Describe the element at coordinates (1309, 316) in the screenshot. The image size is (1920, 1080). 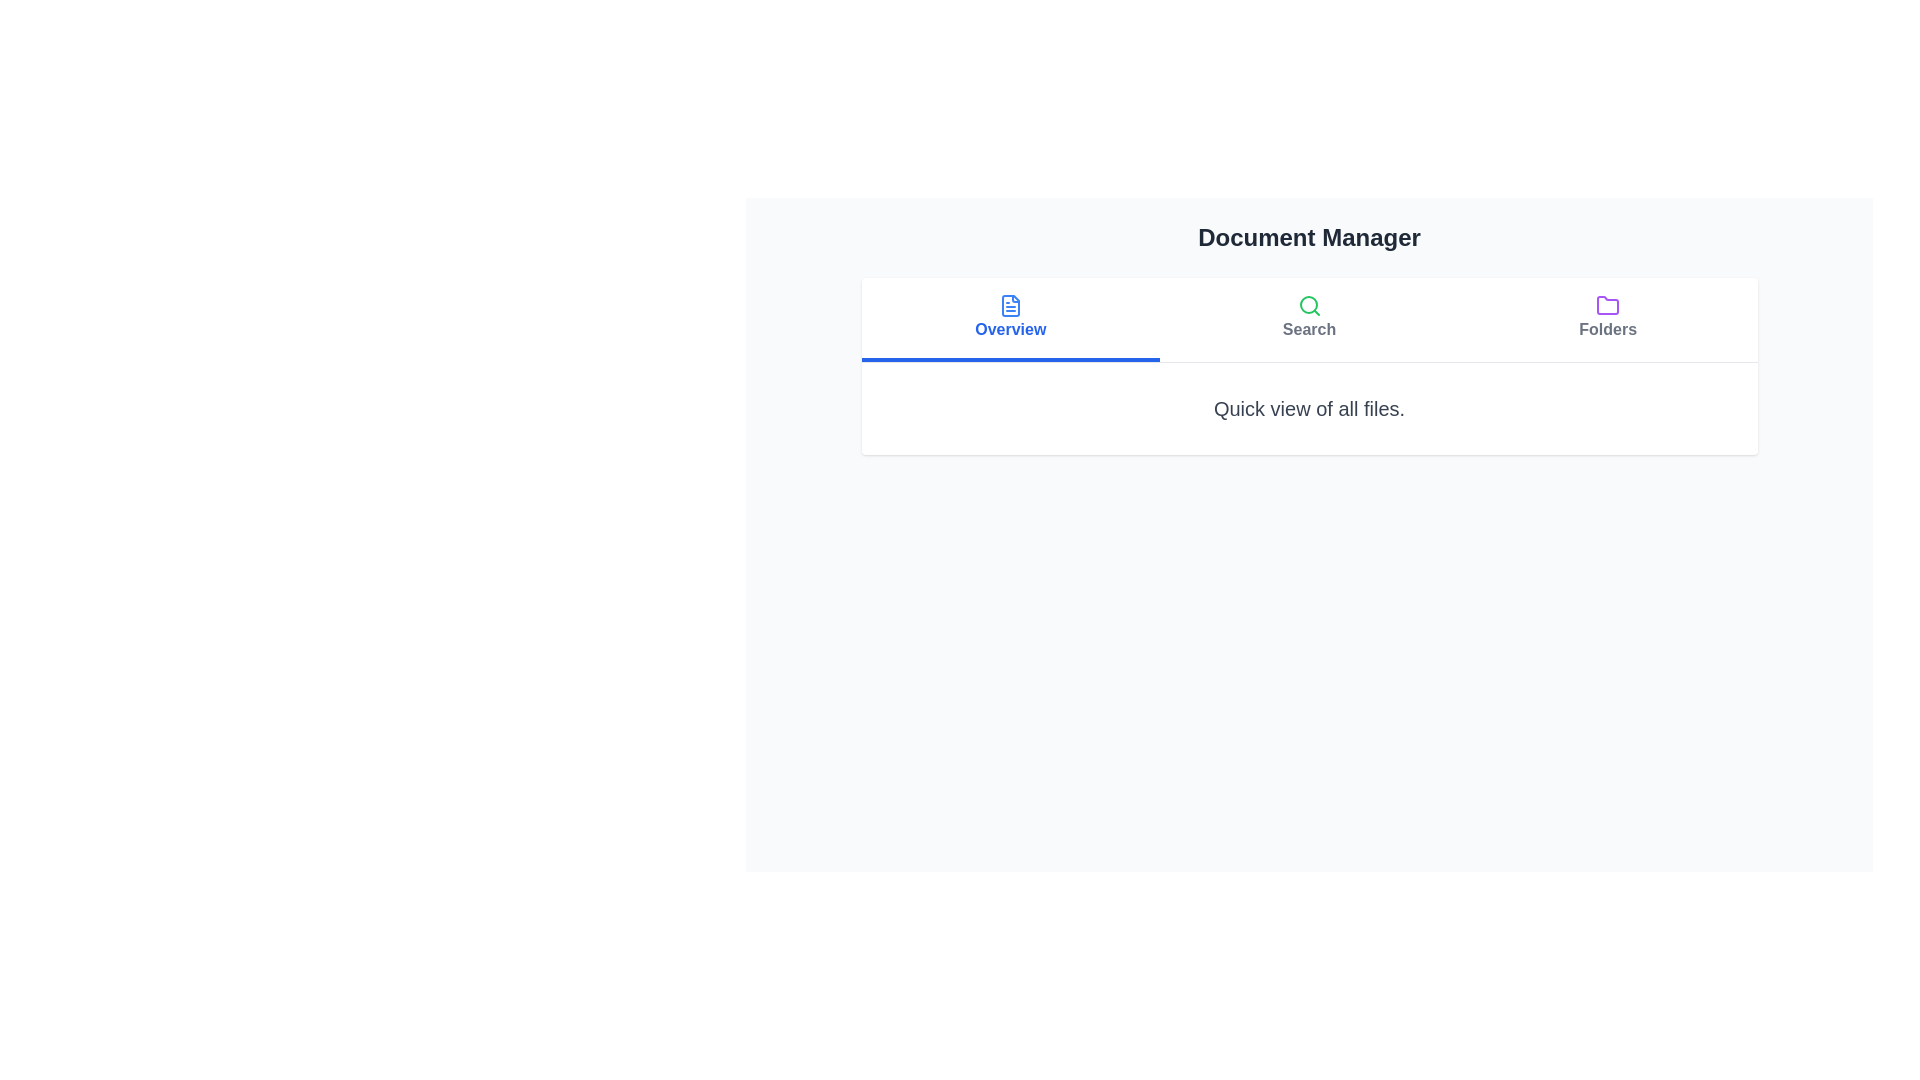
I see `the 'Search' feature icon, which is represented by a green magnifying glass and is located in the center of the menu bar under 'Document Manager'` at that location.